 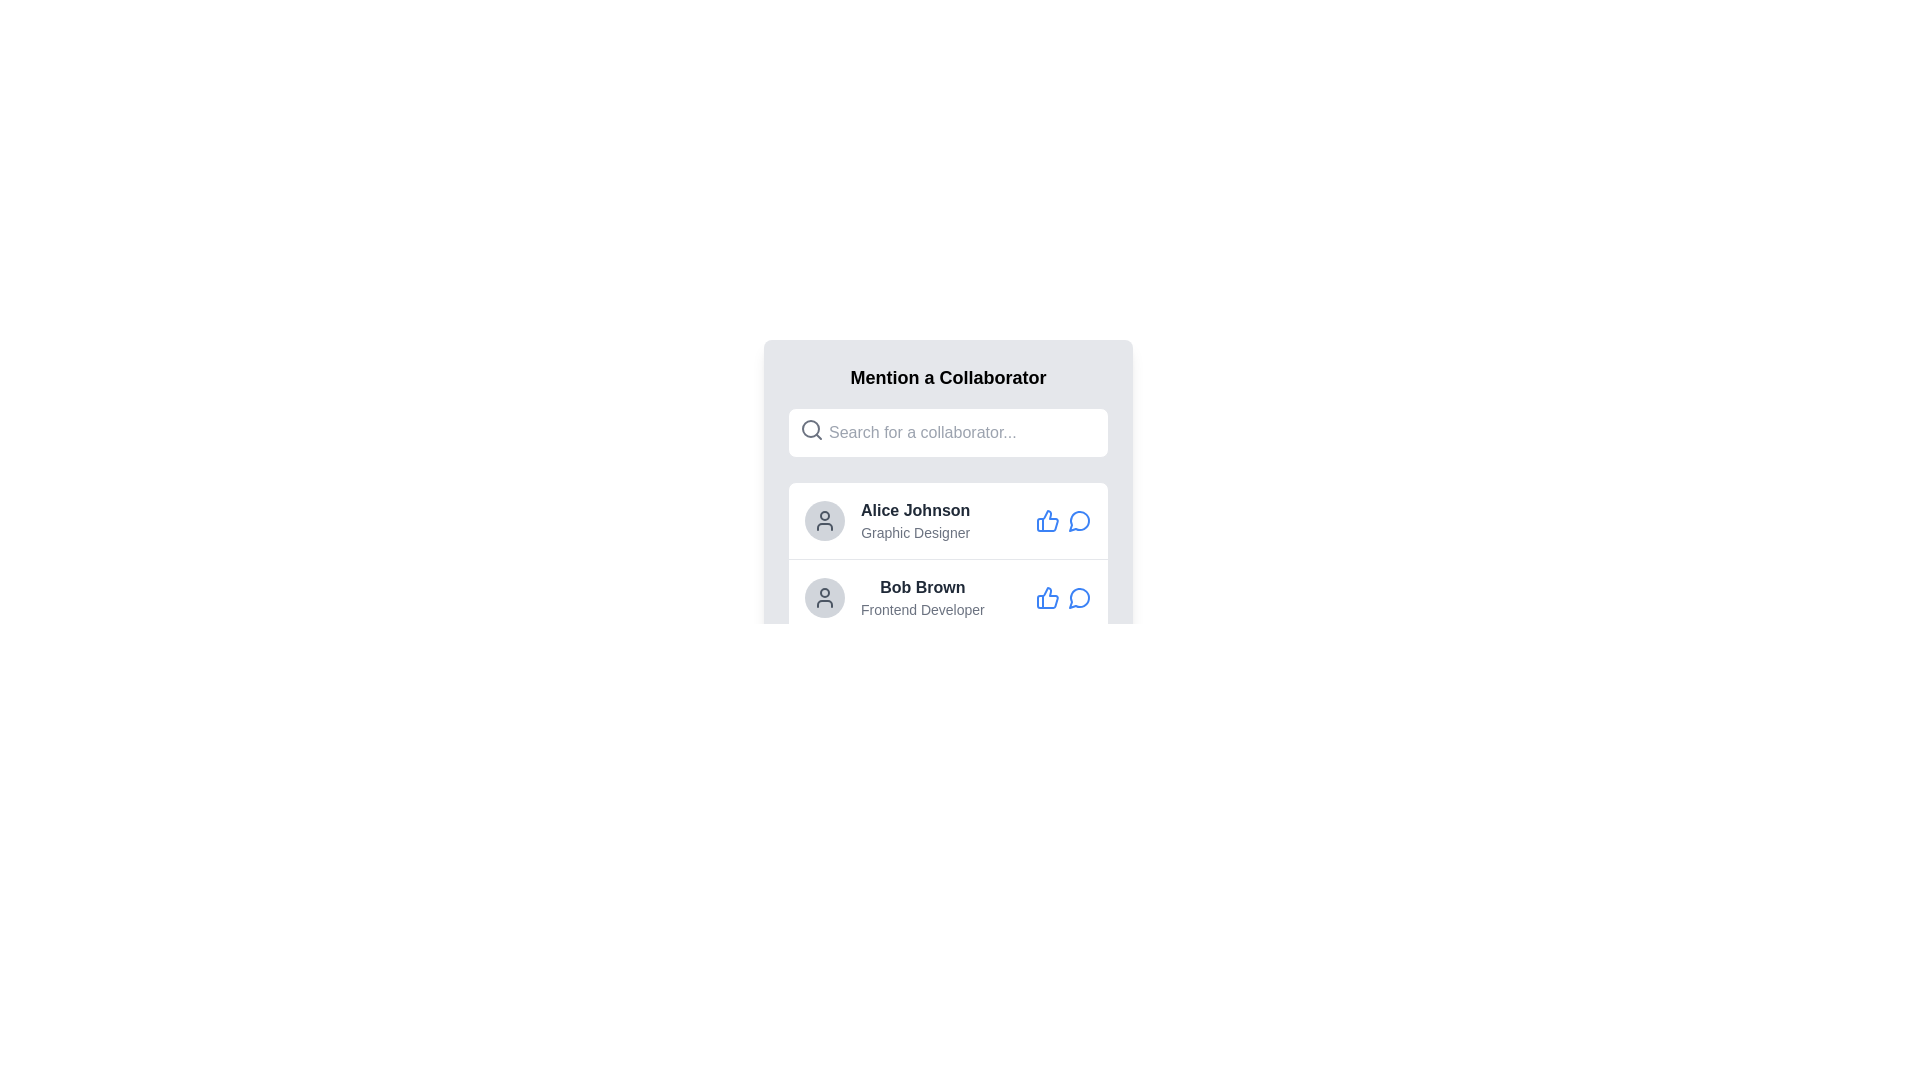 I want to click on the text label identifying the user 'Bob Brown' within the list of collaborators in the dialog box labeled 'Mention a Collaborator', so click(x=921, y=586).